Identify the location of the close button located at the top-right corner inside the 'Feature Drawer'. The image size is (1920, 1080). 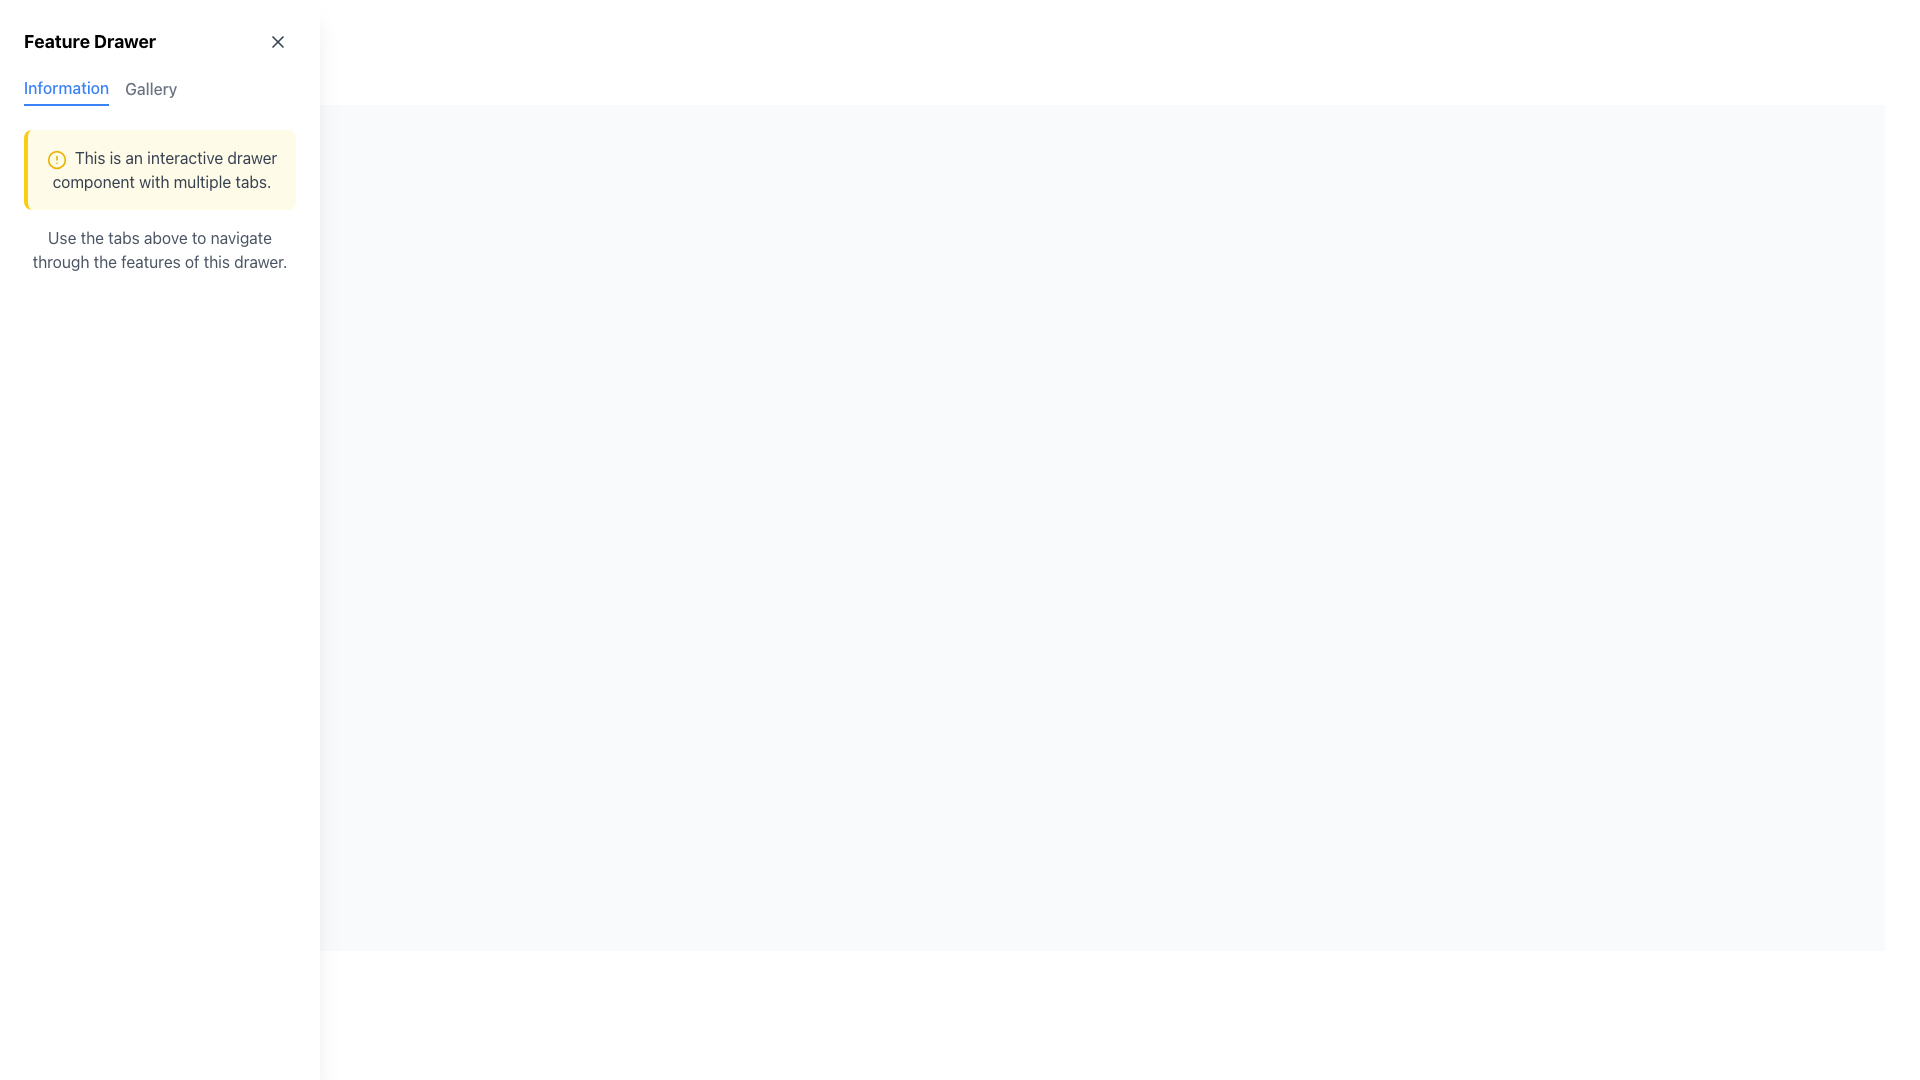
(277, 42).